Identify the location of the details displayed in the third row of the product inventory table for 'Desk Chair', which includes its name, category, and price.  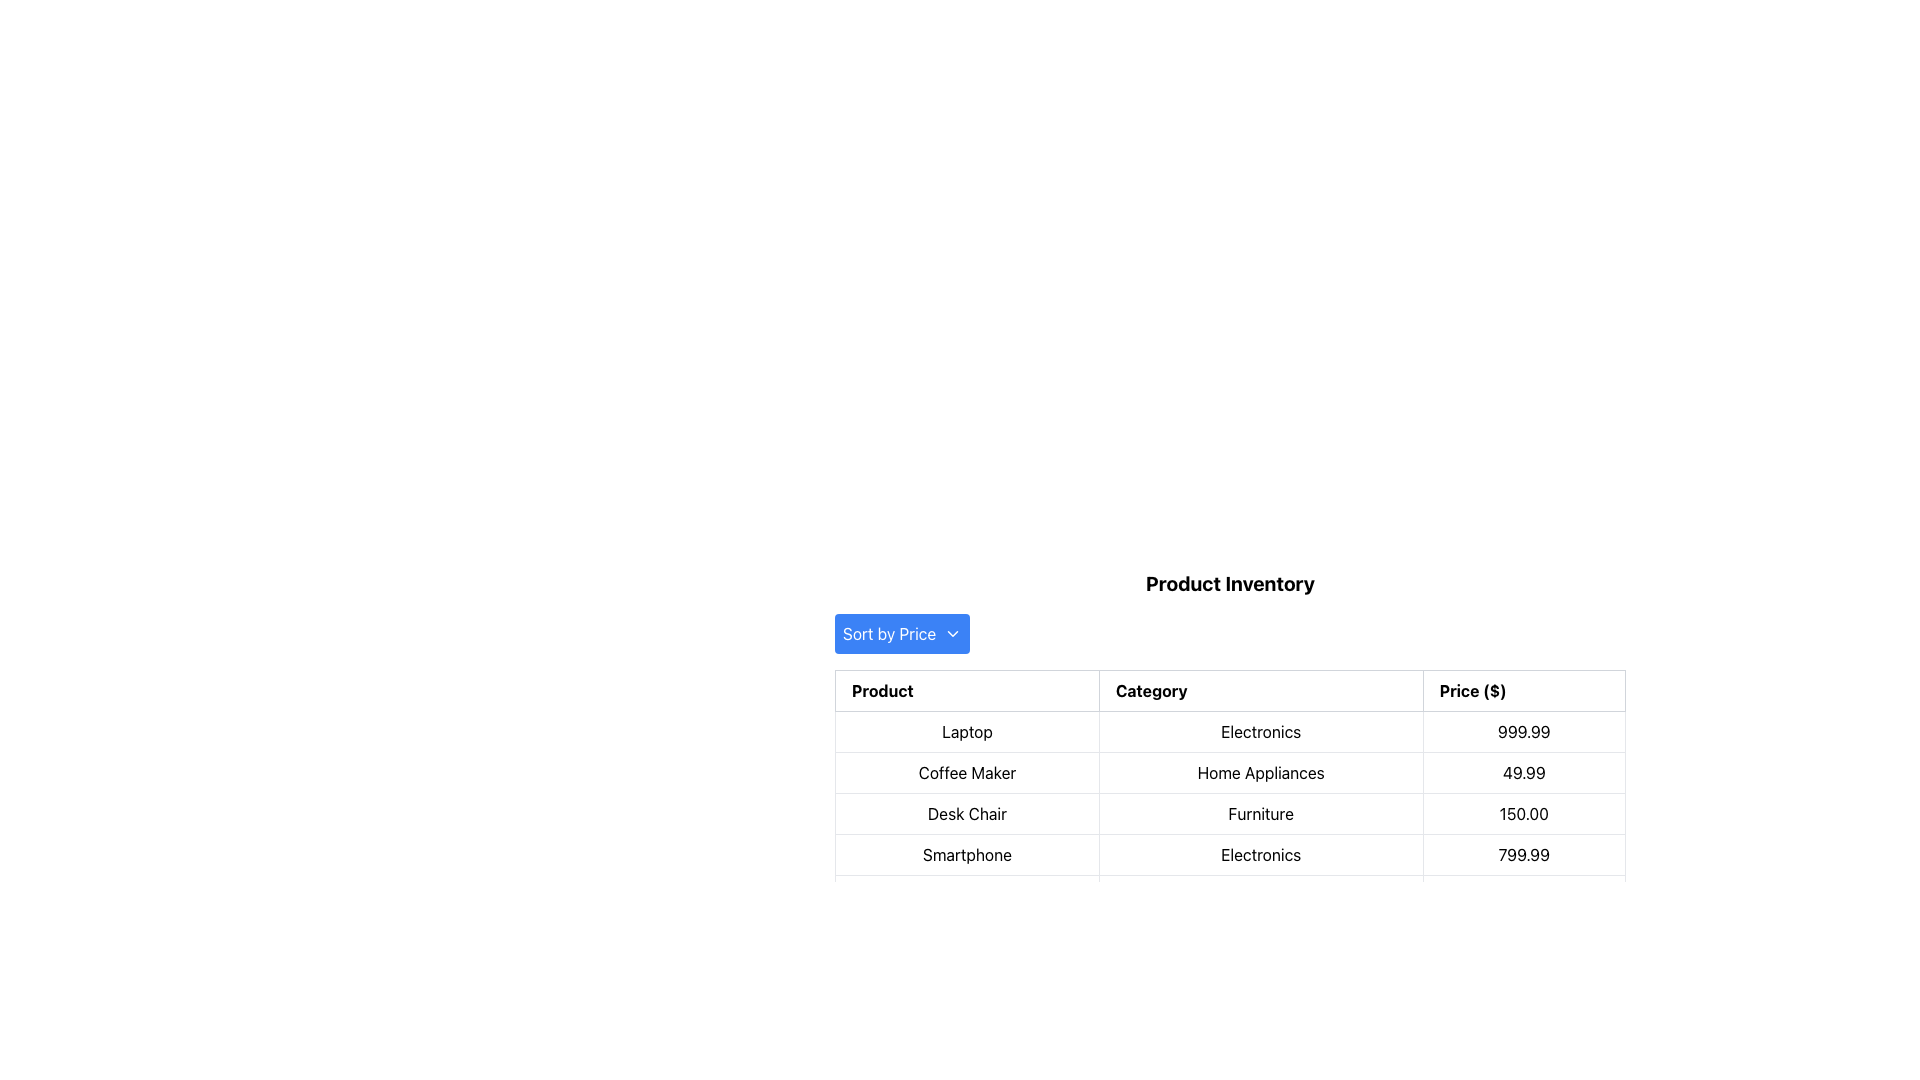
(1229, 813).